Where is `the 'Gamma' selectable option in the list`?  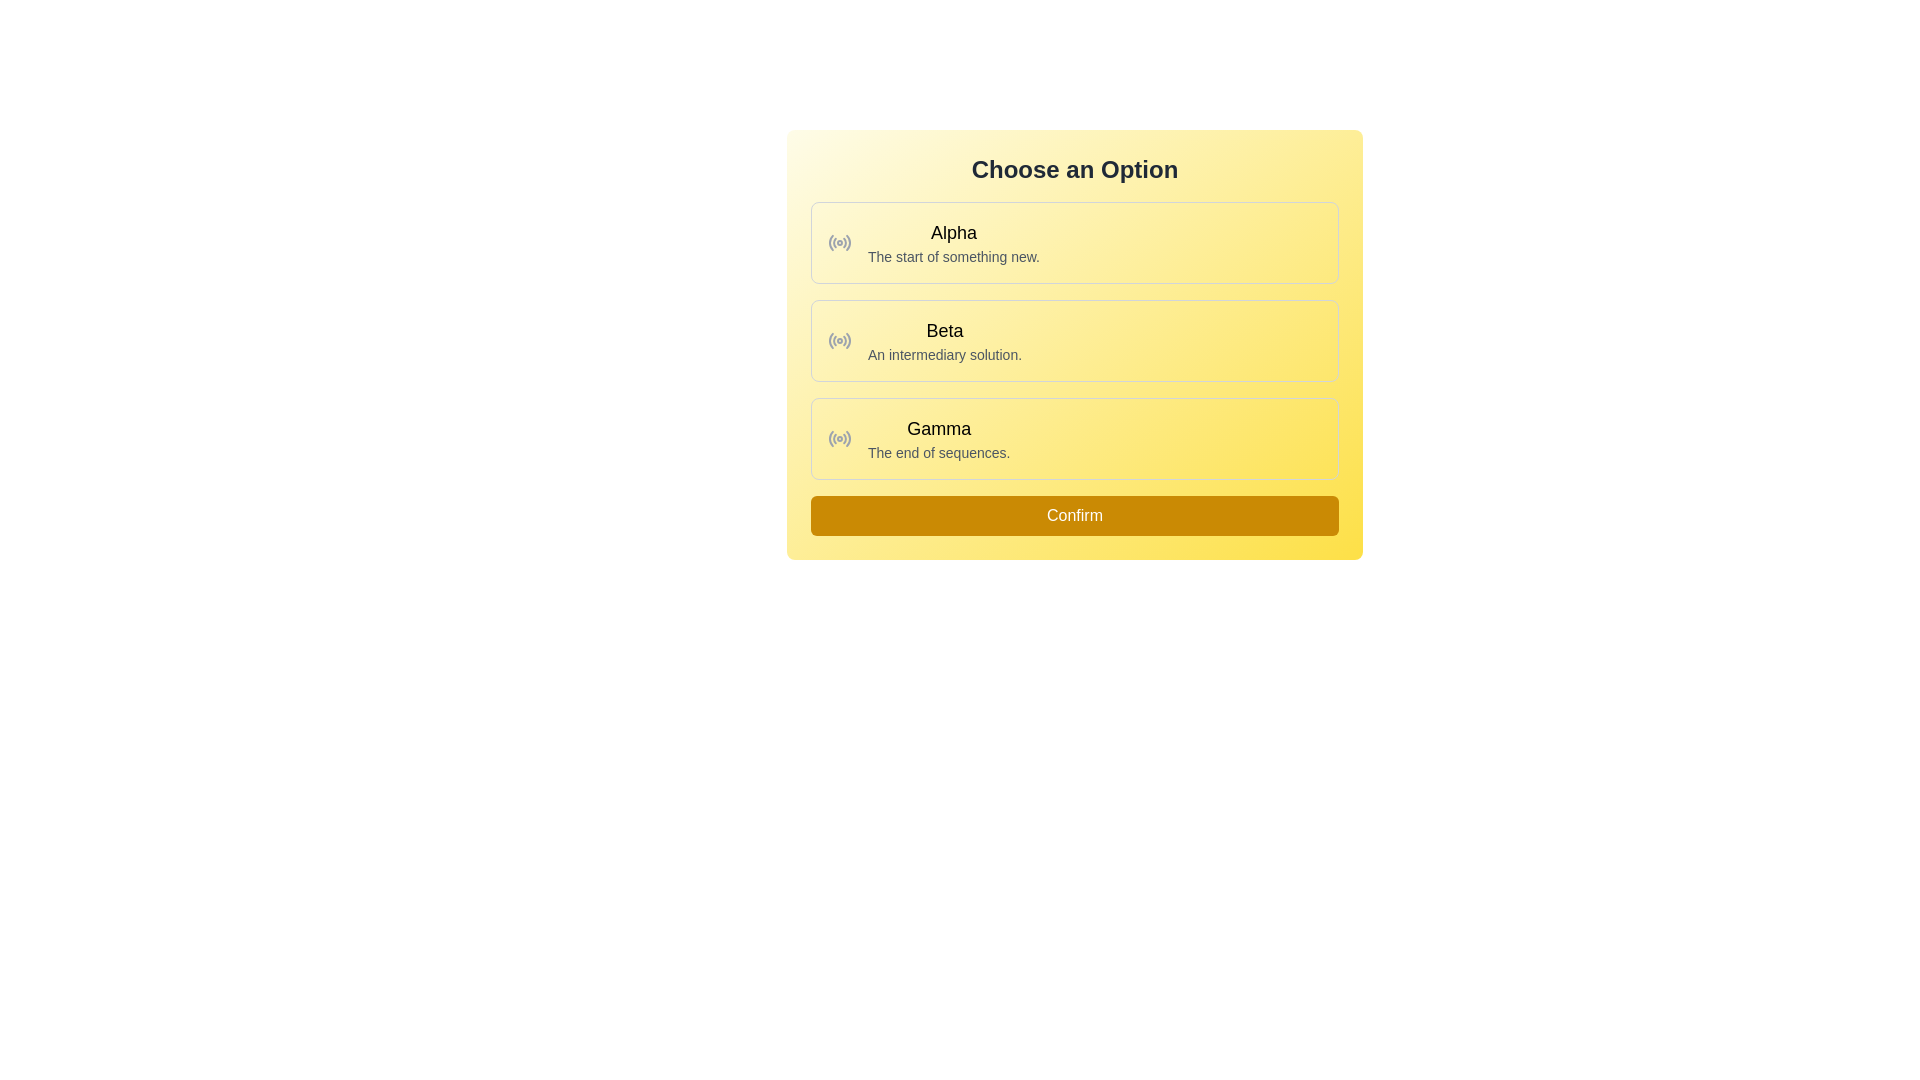 the 'Gamma' selectable option in the list is located at coordinates (938, 438).